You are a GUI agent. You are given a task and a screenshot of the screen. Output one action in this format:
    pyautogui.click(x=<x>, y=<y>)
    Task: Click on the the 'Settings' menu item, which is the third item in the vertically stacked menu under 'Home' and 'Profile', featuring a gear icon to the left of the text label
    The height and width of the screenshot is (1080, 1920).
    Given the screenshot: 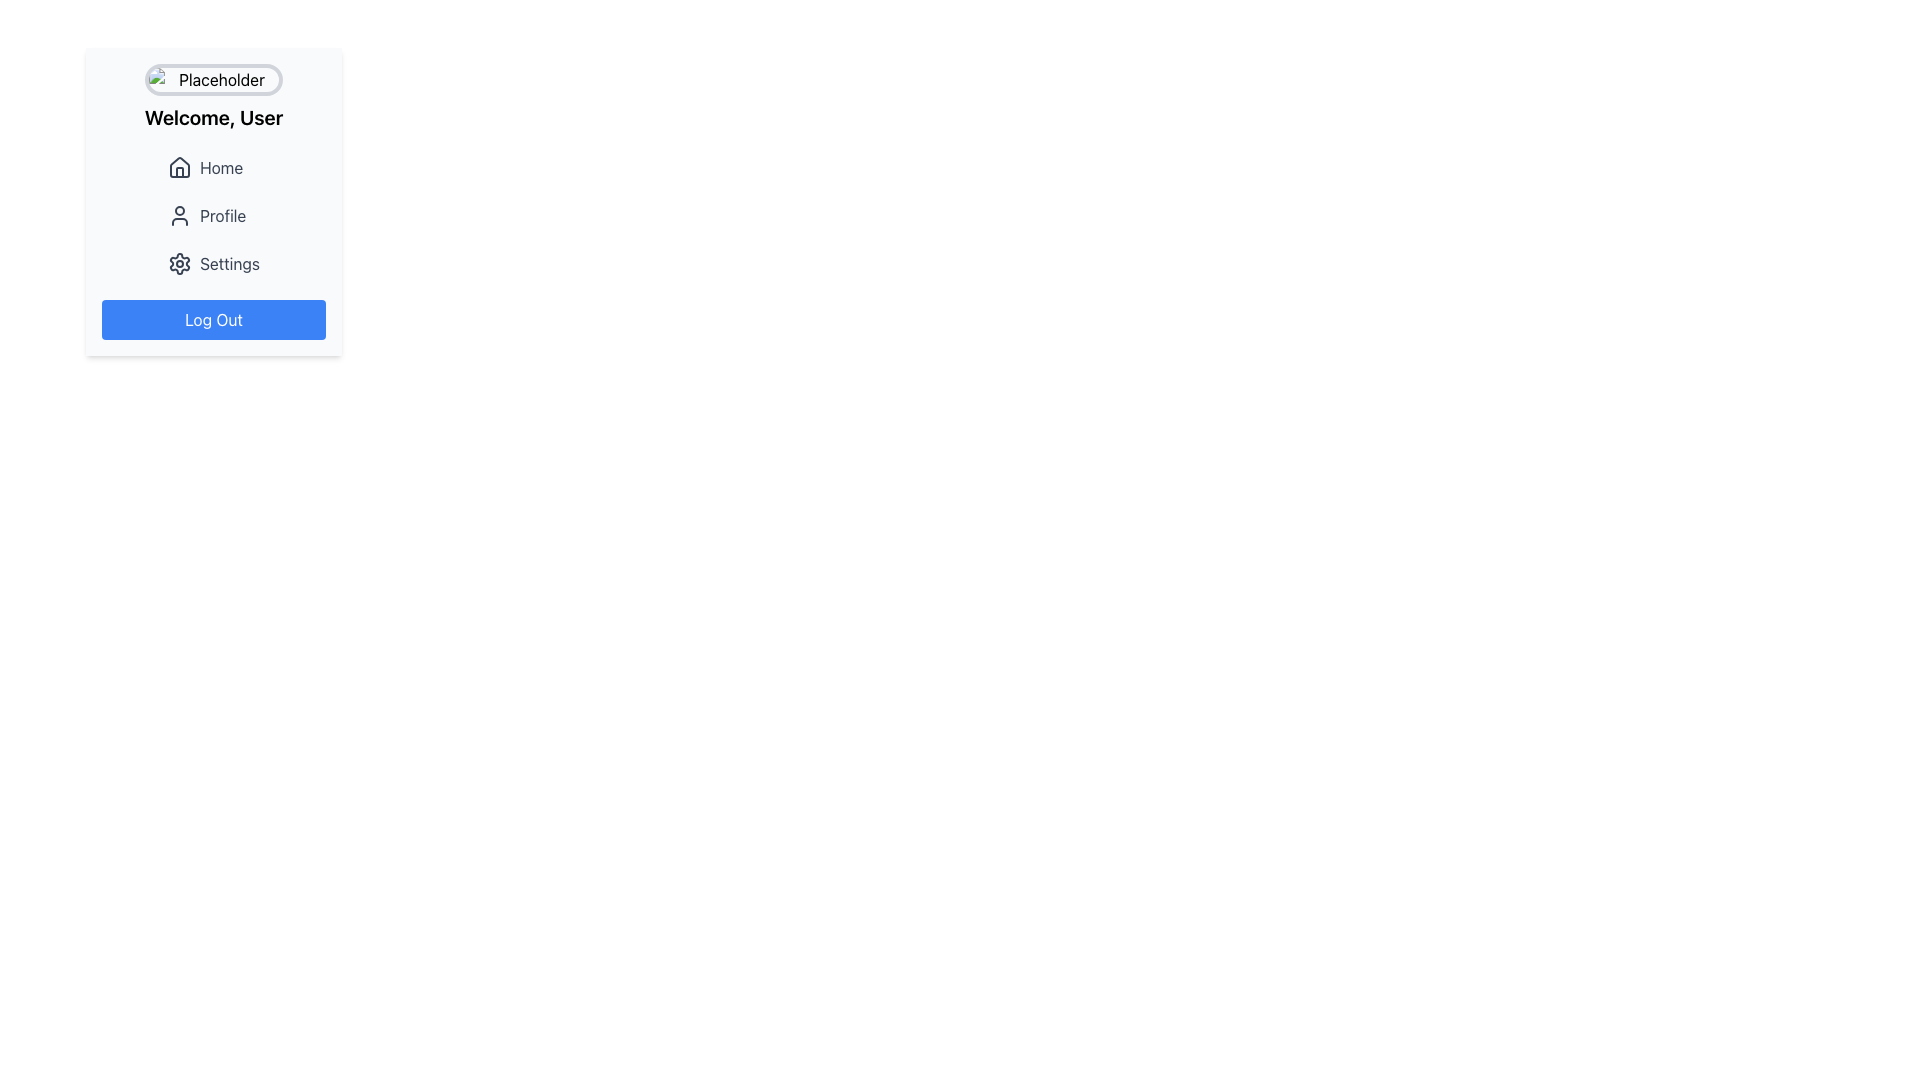 What is the action you would take?
    pyautogui.click(x=214, y=262)
    